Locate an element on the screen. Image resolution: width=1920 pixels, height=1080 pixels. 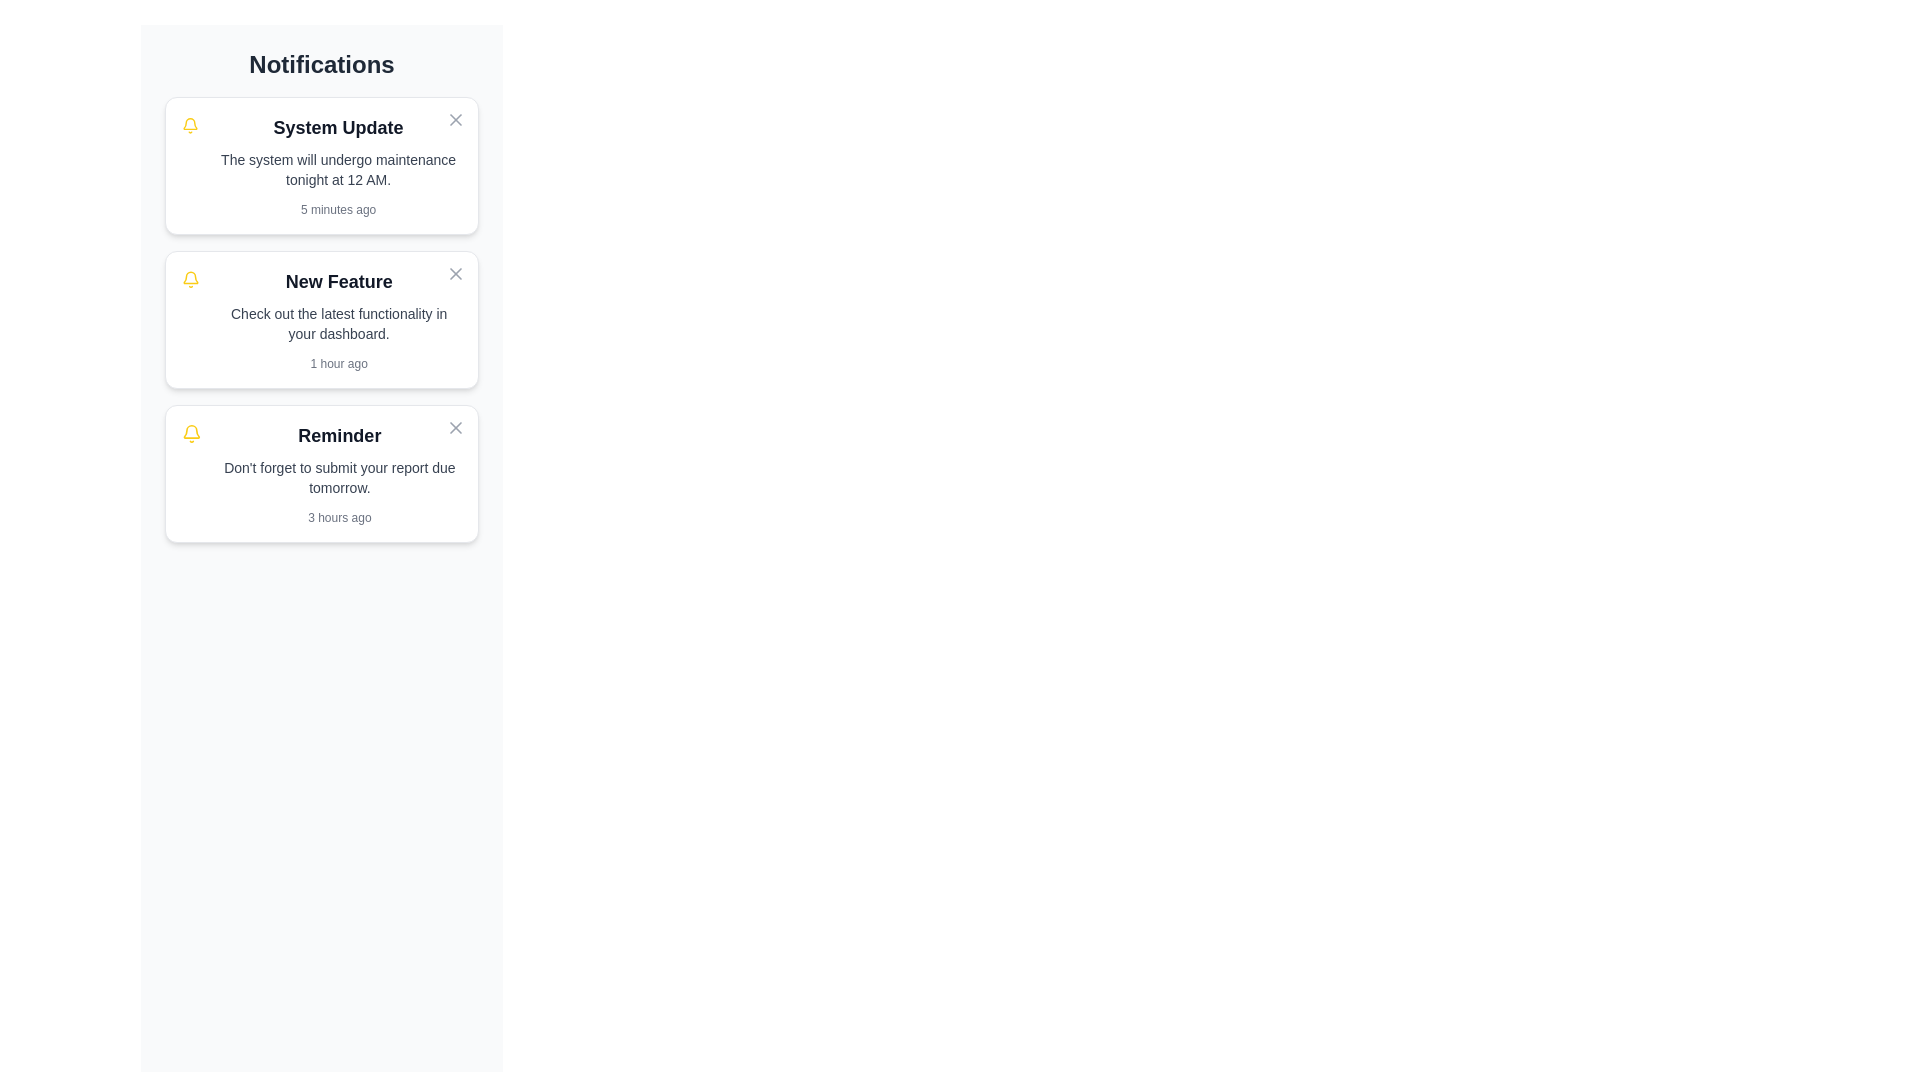
the vector graphic line element, which is part of the cross icon for dismissing the 'New Feature' notification in the second notification card from the top is located at coordinates (455, 273).